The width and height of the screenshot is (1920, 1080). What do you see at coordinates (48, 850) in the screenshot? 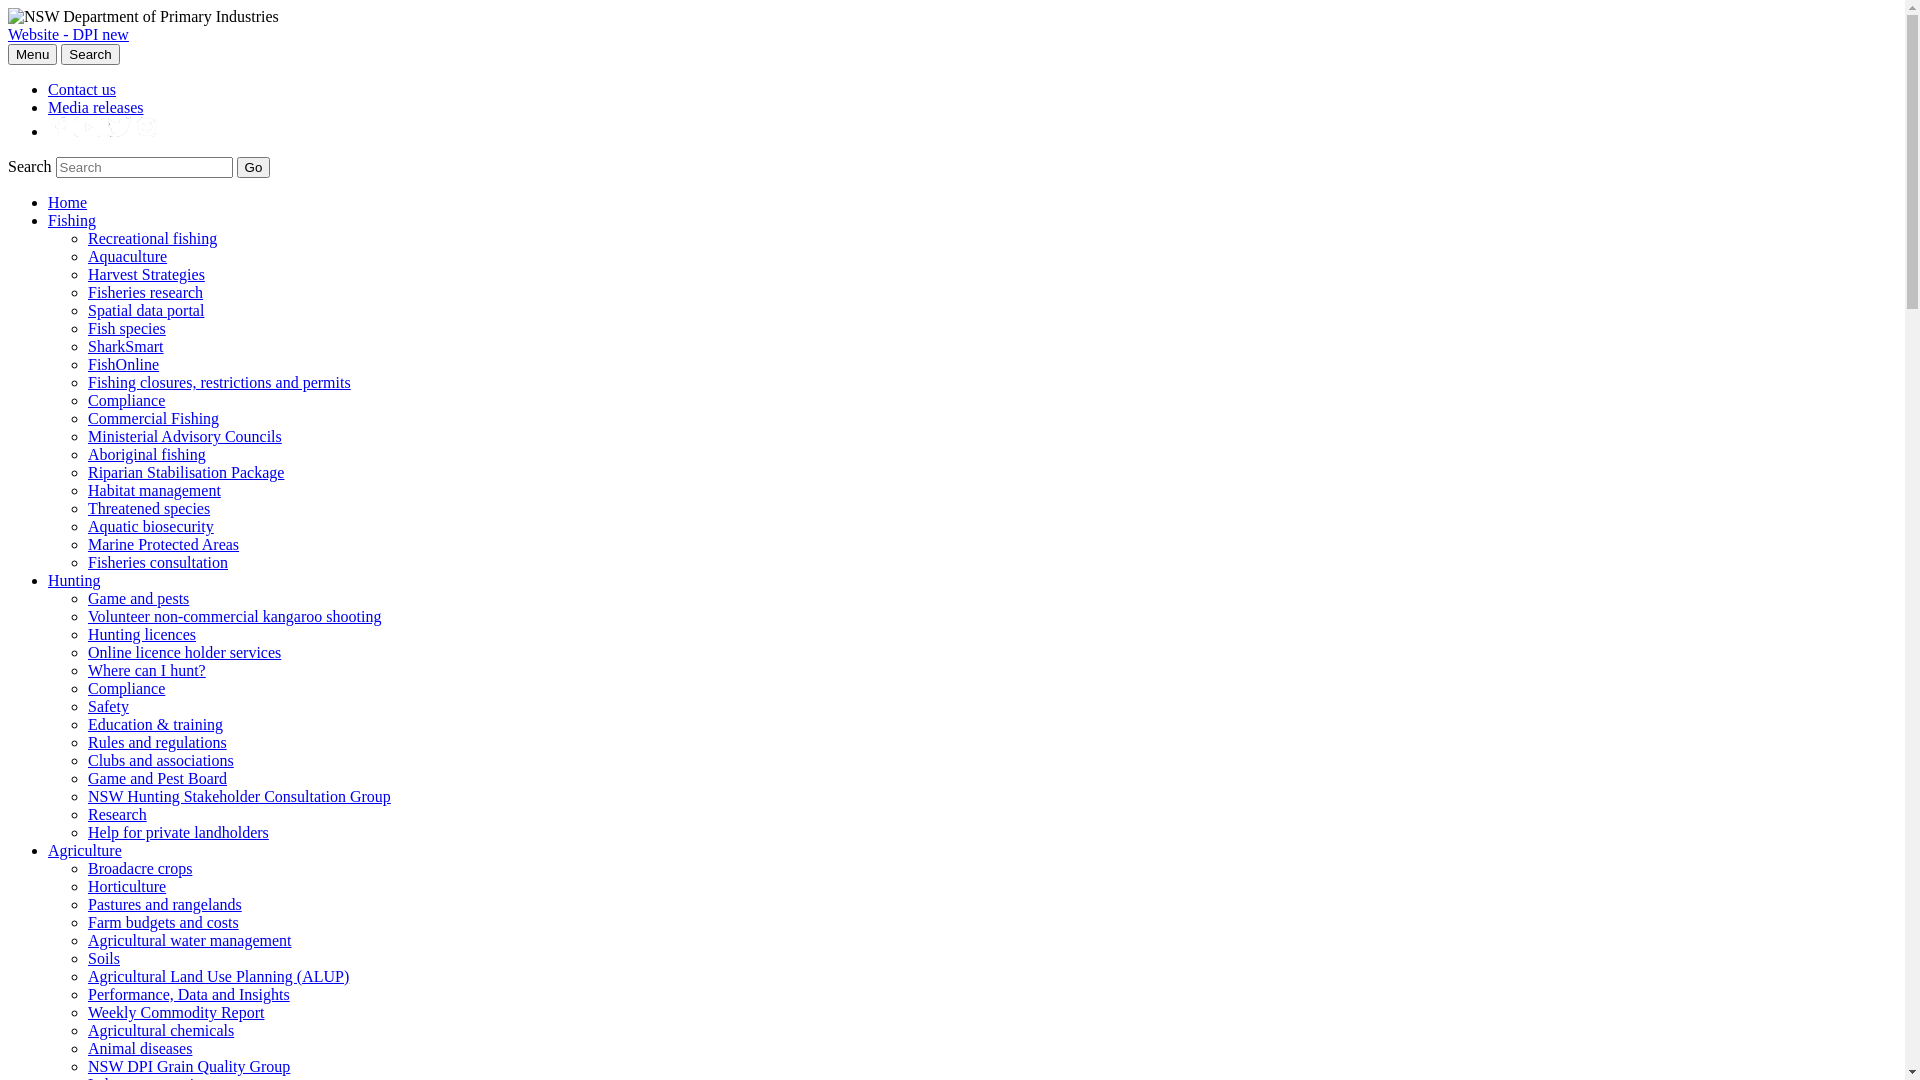
I see `'Agriculture'` at bounding box center [48, 850].